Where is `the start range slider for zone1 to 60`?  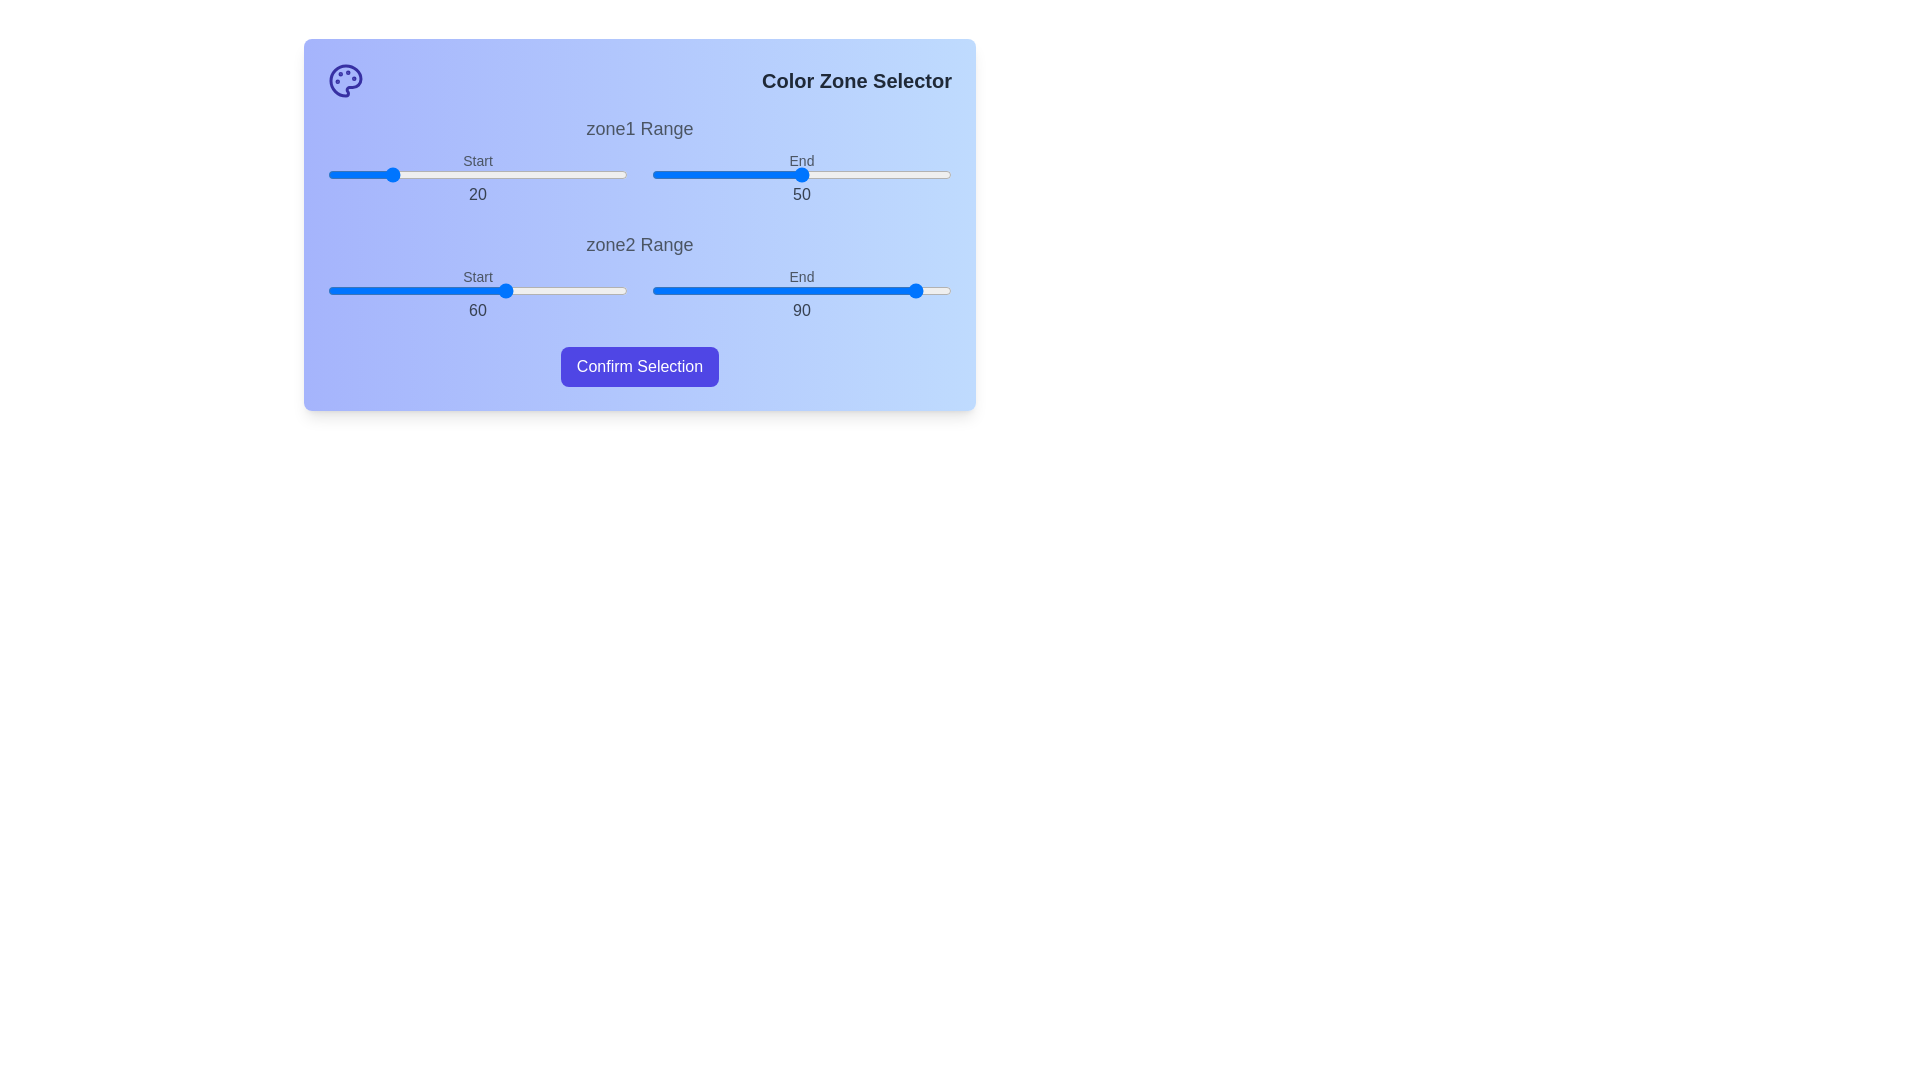 the start range slider for zone1 to 60 is located at coordinates (508, 173).